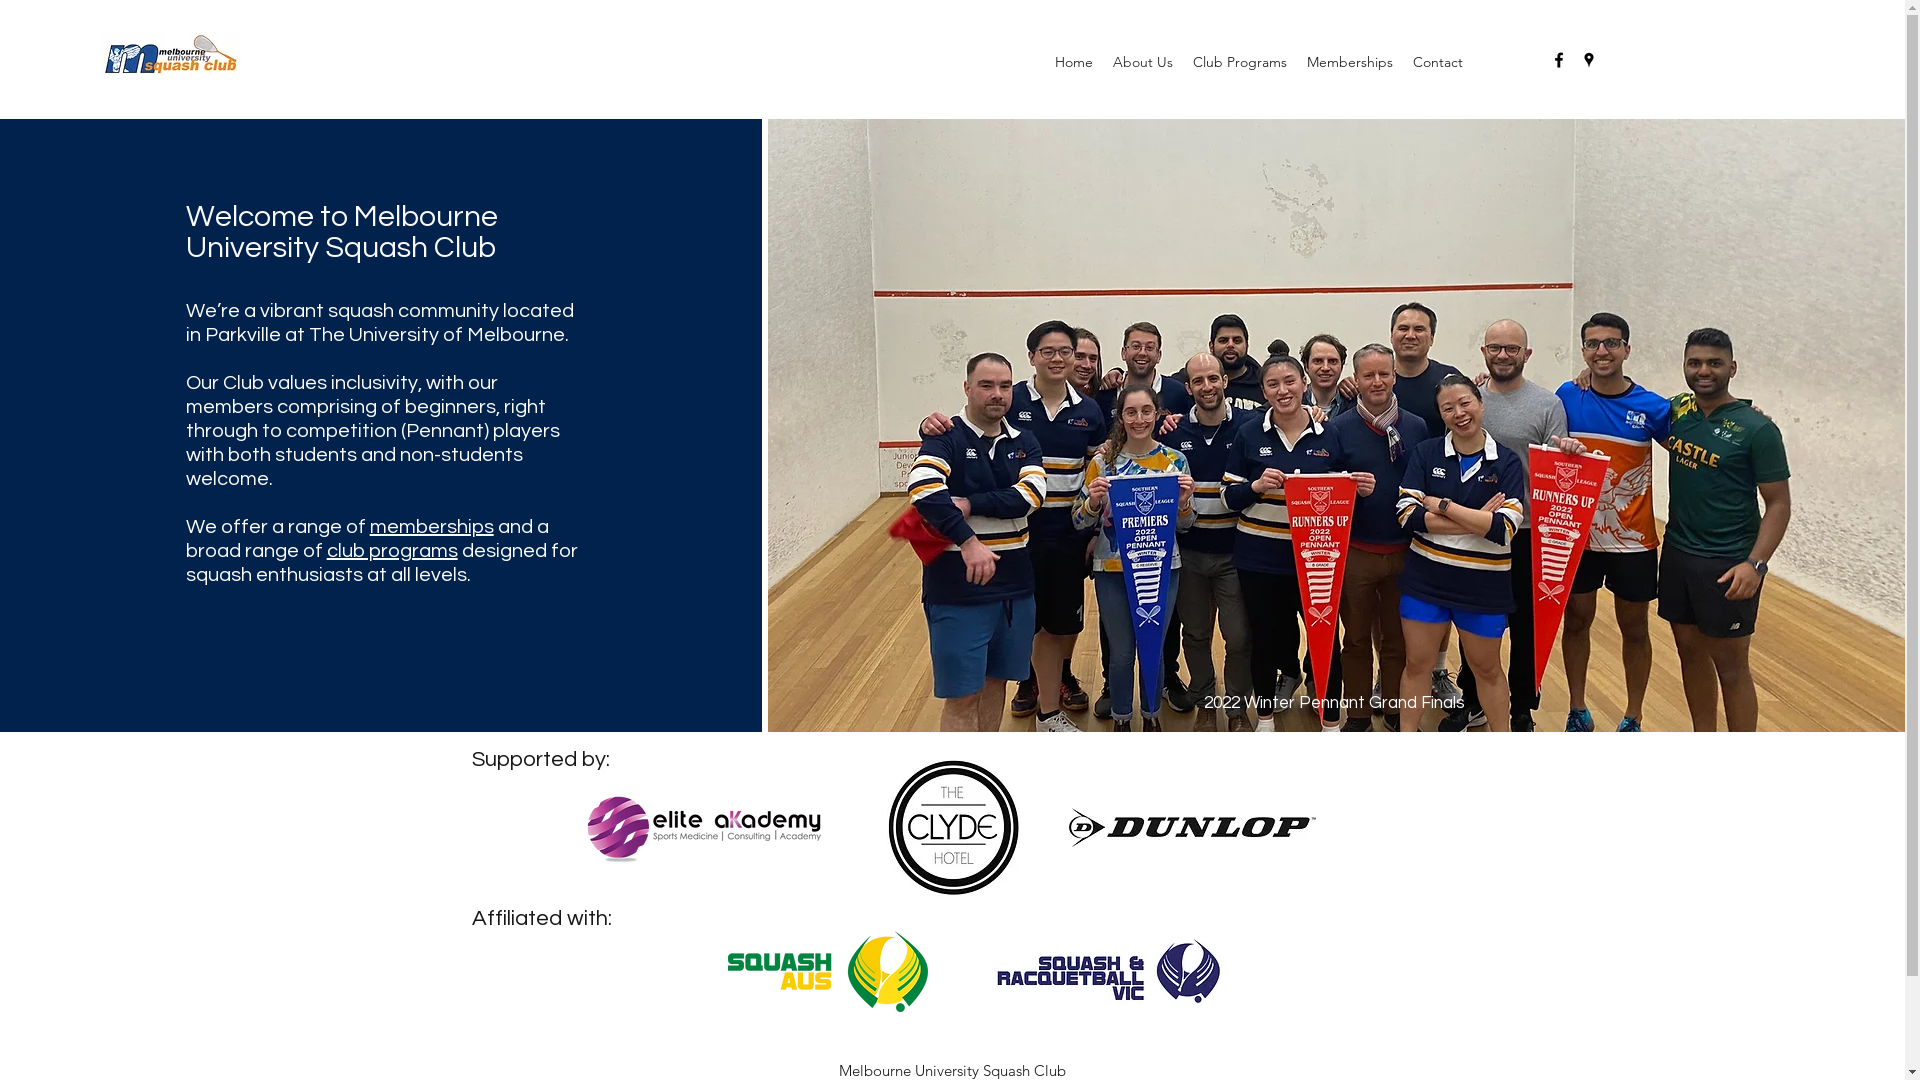 This screenshot has height=1080, width=1920. I want to click on 'Memberships', so click(1349, 59).